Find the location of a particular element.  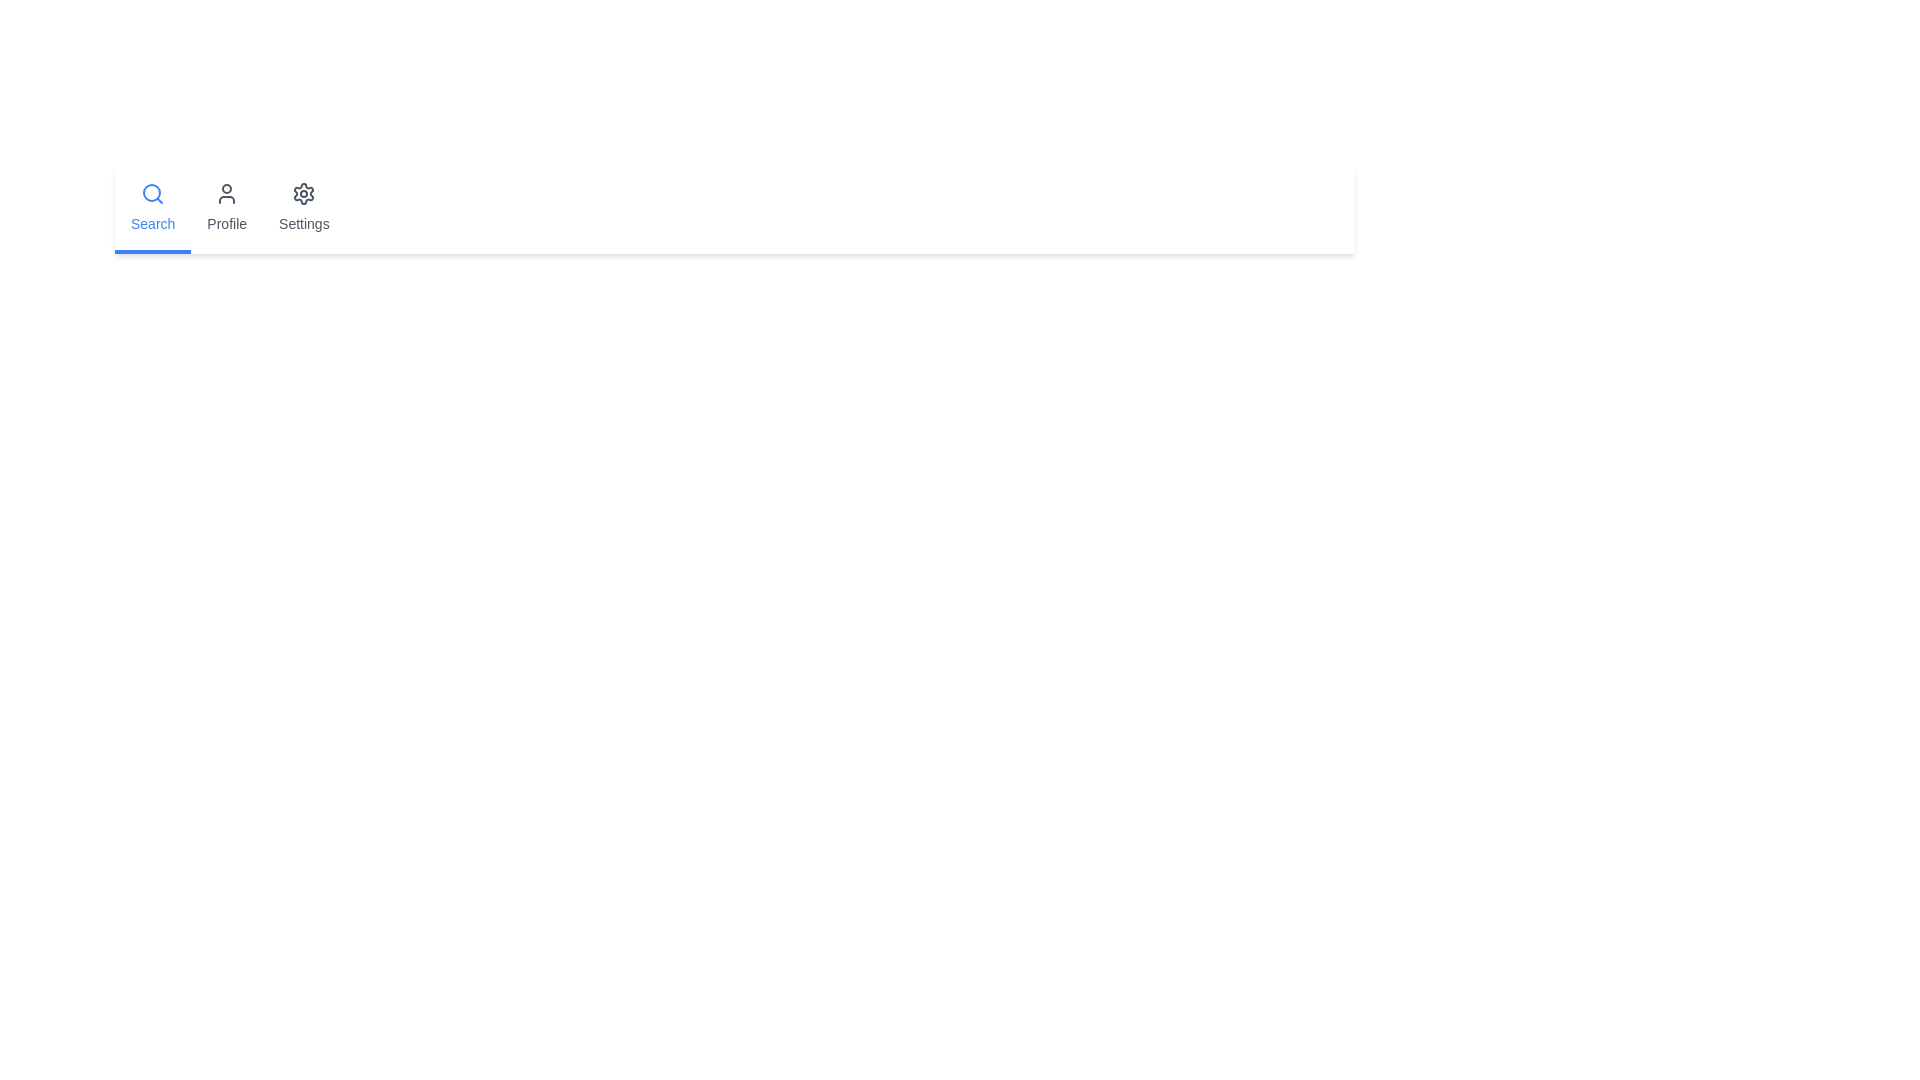

the central gear-shaped icon associated with the 'Settings' option in the top horizontal menu bar is located at coordinates (303, 193).